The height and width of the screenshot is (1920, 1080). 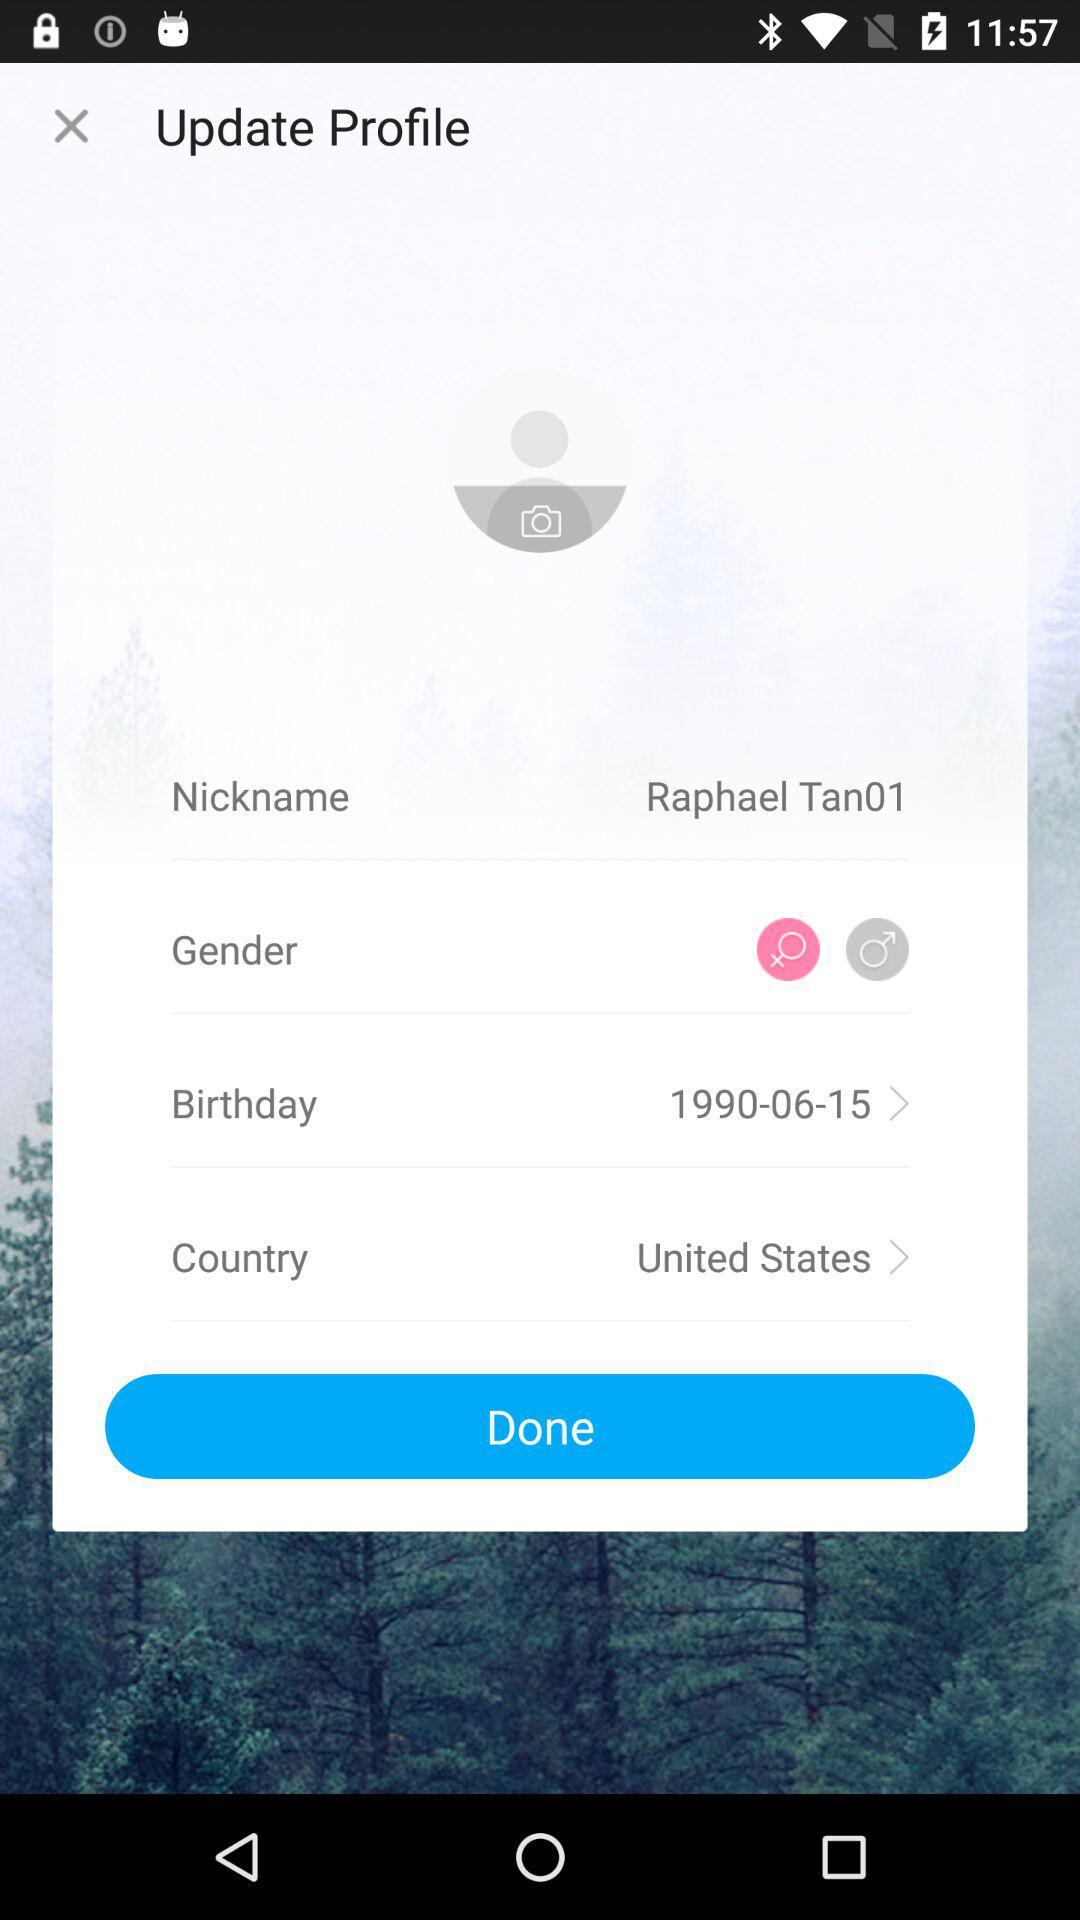 I want to click on choose male gender, so click(x=876, y=948).